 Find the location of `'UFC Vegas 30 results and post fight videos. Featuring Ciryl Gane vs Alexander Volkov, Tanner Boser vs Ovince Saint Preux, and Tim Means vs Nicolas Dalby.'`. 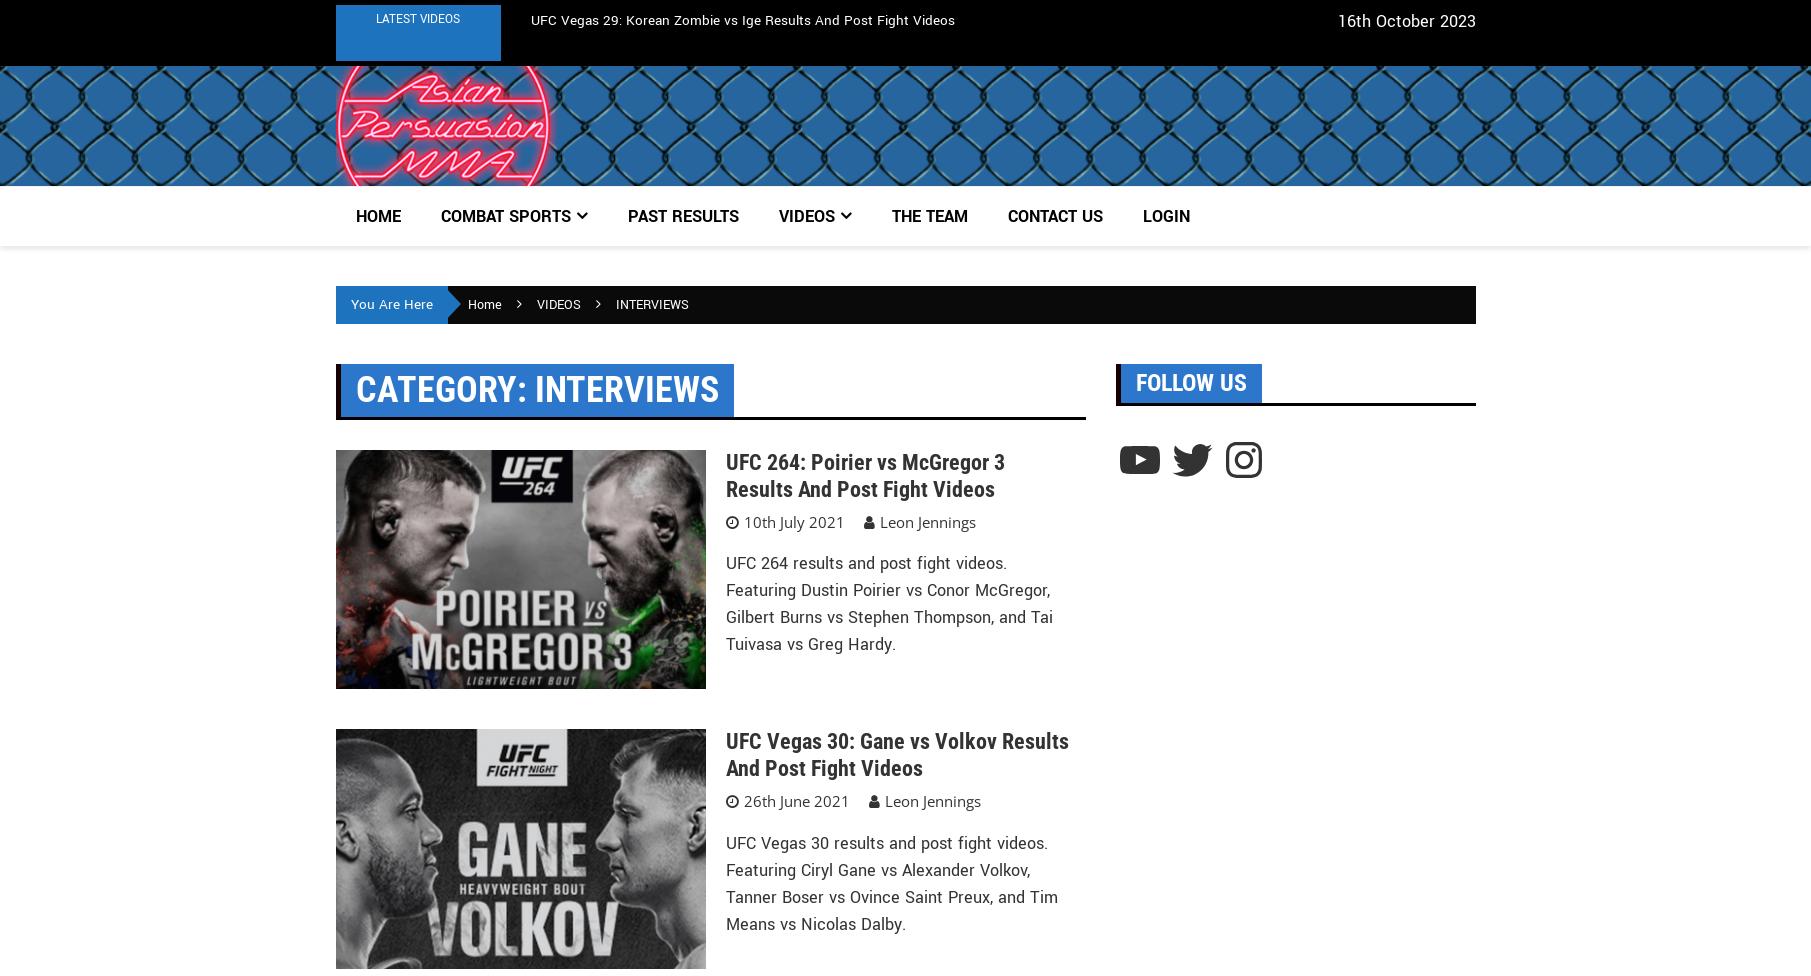

'UFC Vegas 30 results and post fight videos. Featuring Ciryl Gane vs Alexander Volkov, Tanner Boser vs Ovince Saint Preux, and Tim Means vs Nicolas Dalby.' is located at coordinates (891, 881).